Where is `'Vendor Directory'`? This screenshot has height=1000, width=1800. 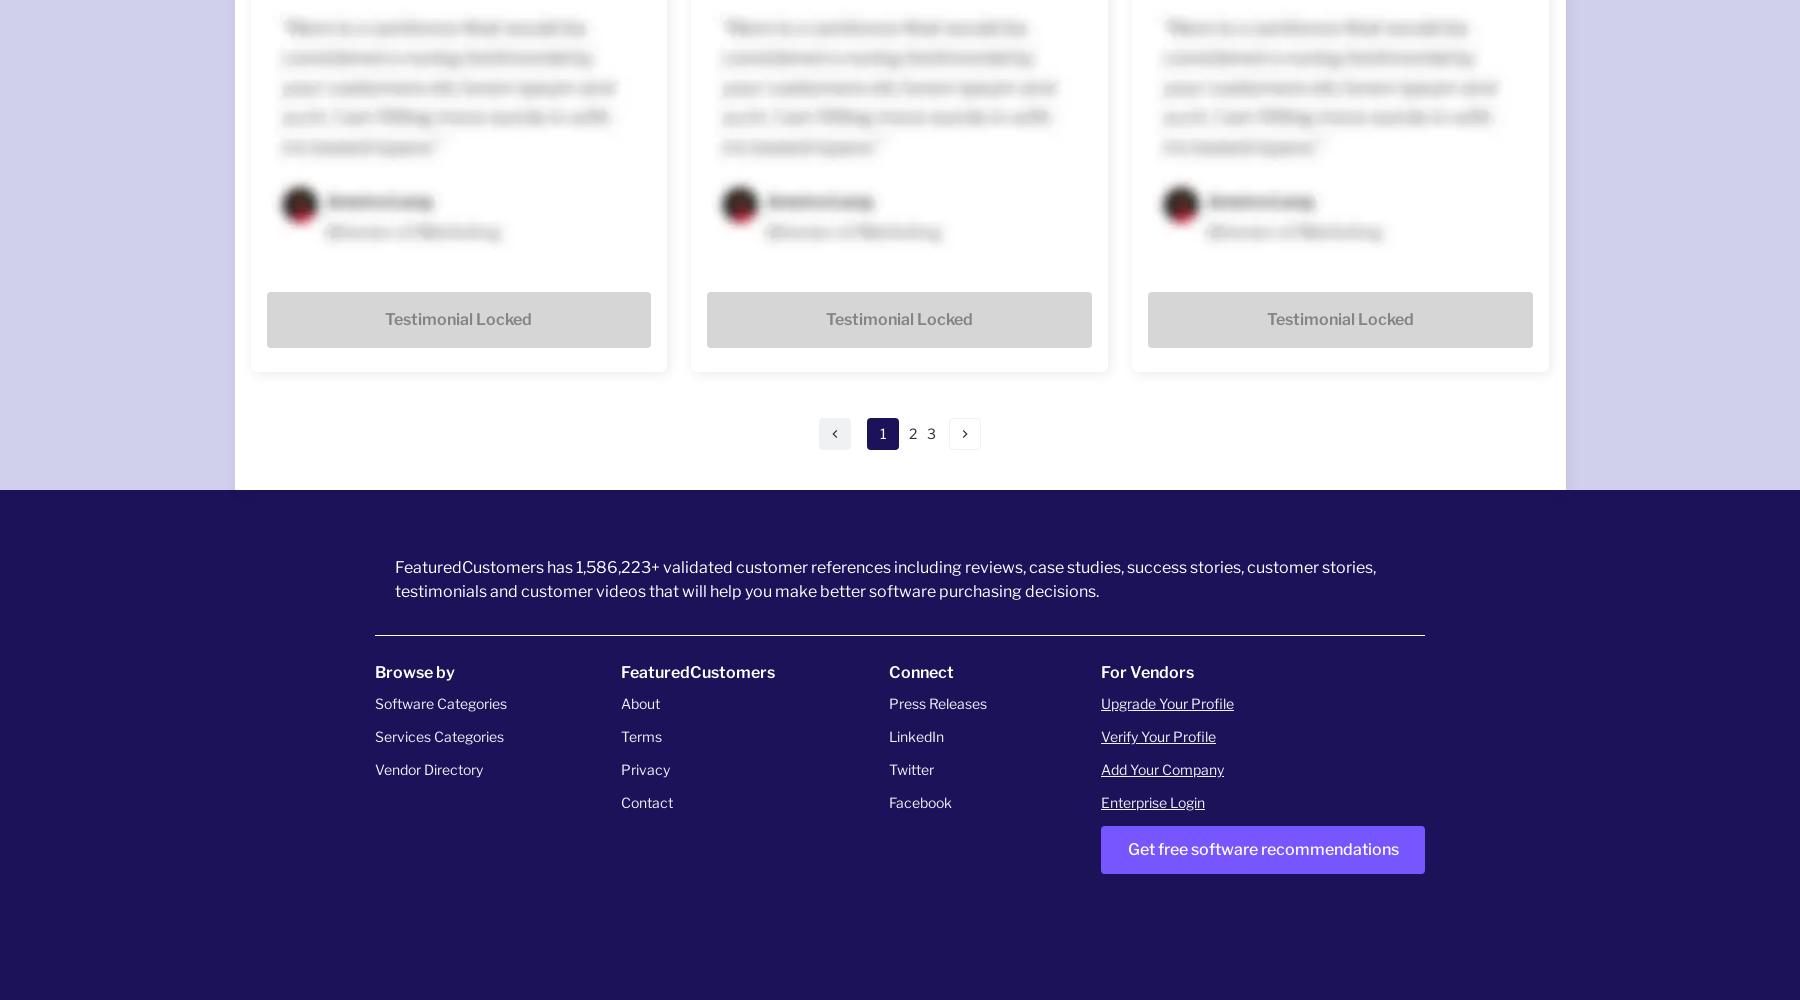 'Vendor Directory' is located at coordinates (428, 768).